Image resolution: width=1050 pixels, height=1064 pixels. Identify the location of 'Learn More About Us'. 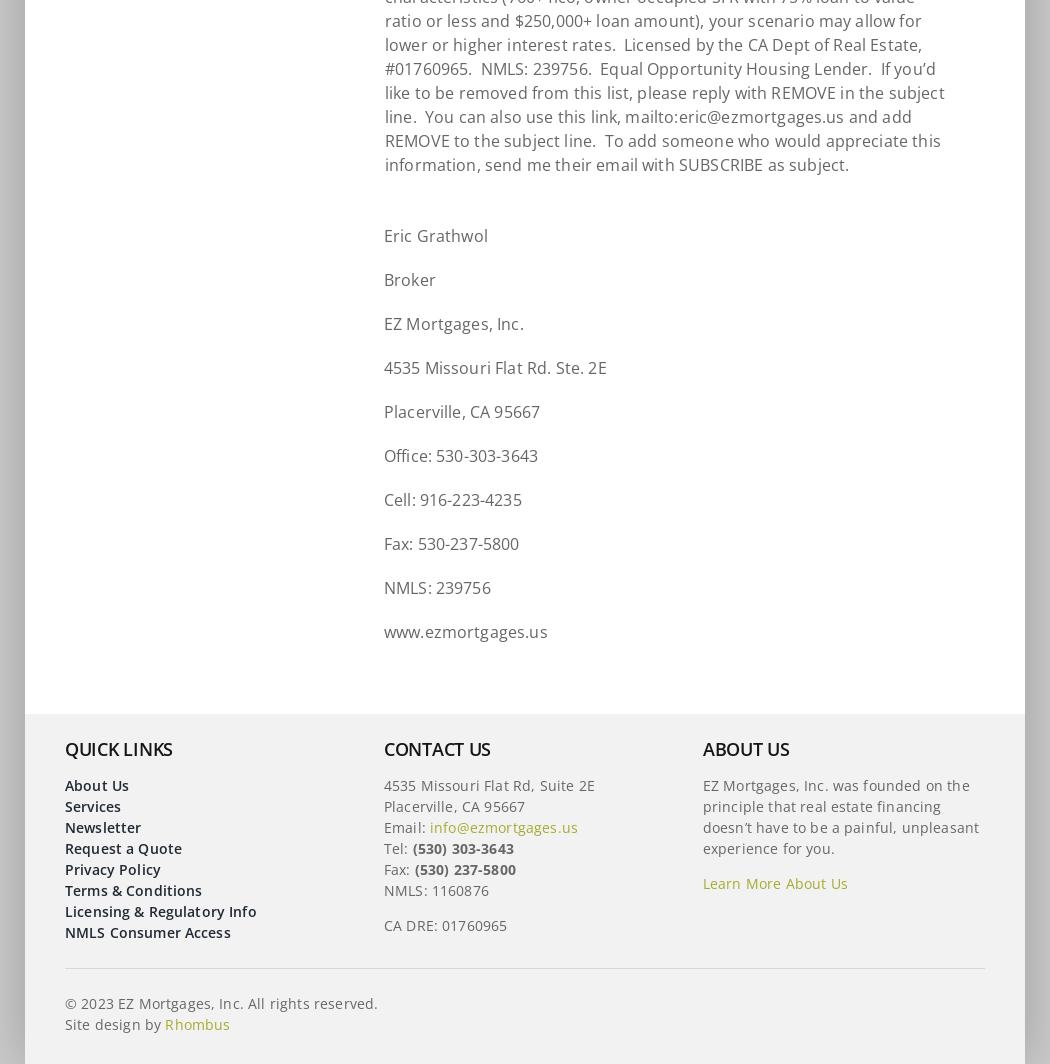
(774, 883).